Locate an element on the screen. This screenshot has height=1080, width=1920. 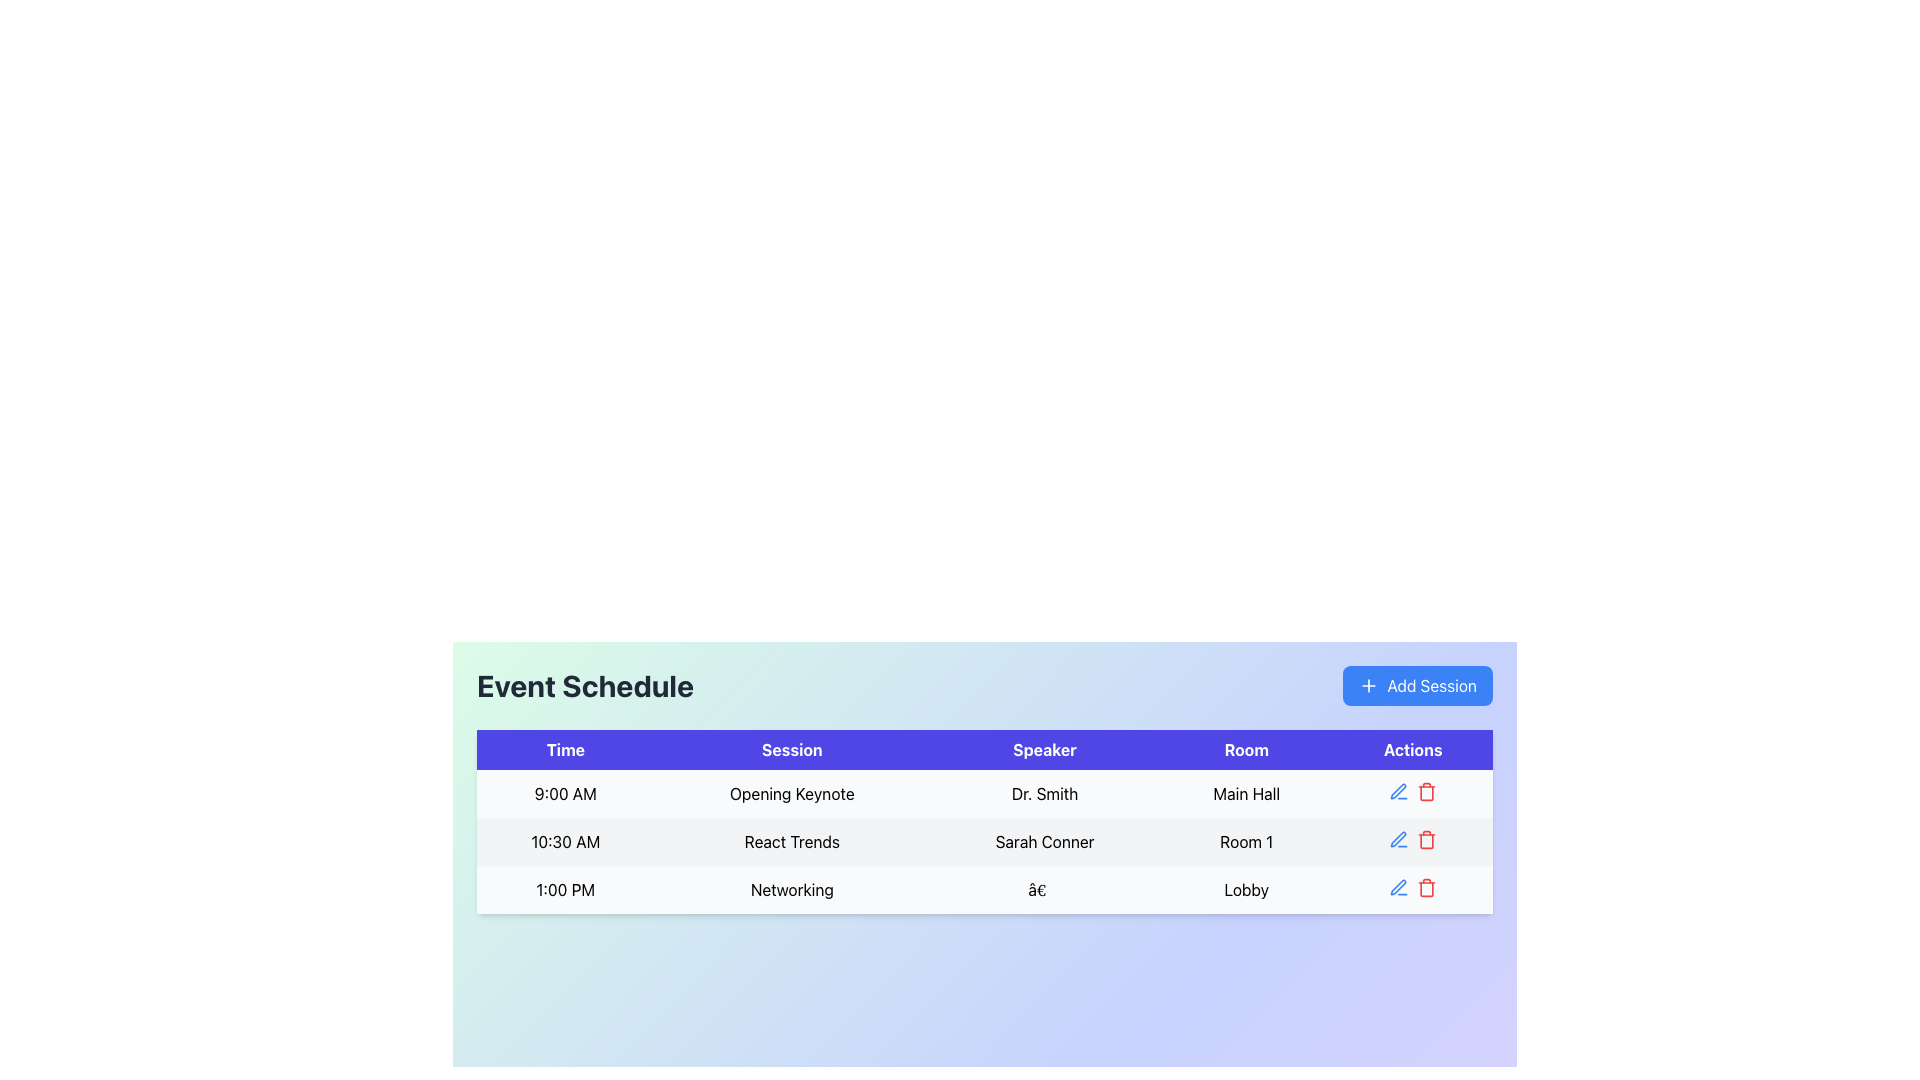
the 'Session' header cell in the table to sort the column, which is the purple button-like area with white text located in the second column of the header row is located at coordinates (791, 749).